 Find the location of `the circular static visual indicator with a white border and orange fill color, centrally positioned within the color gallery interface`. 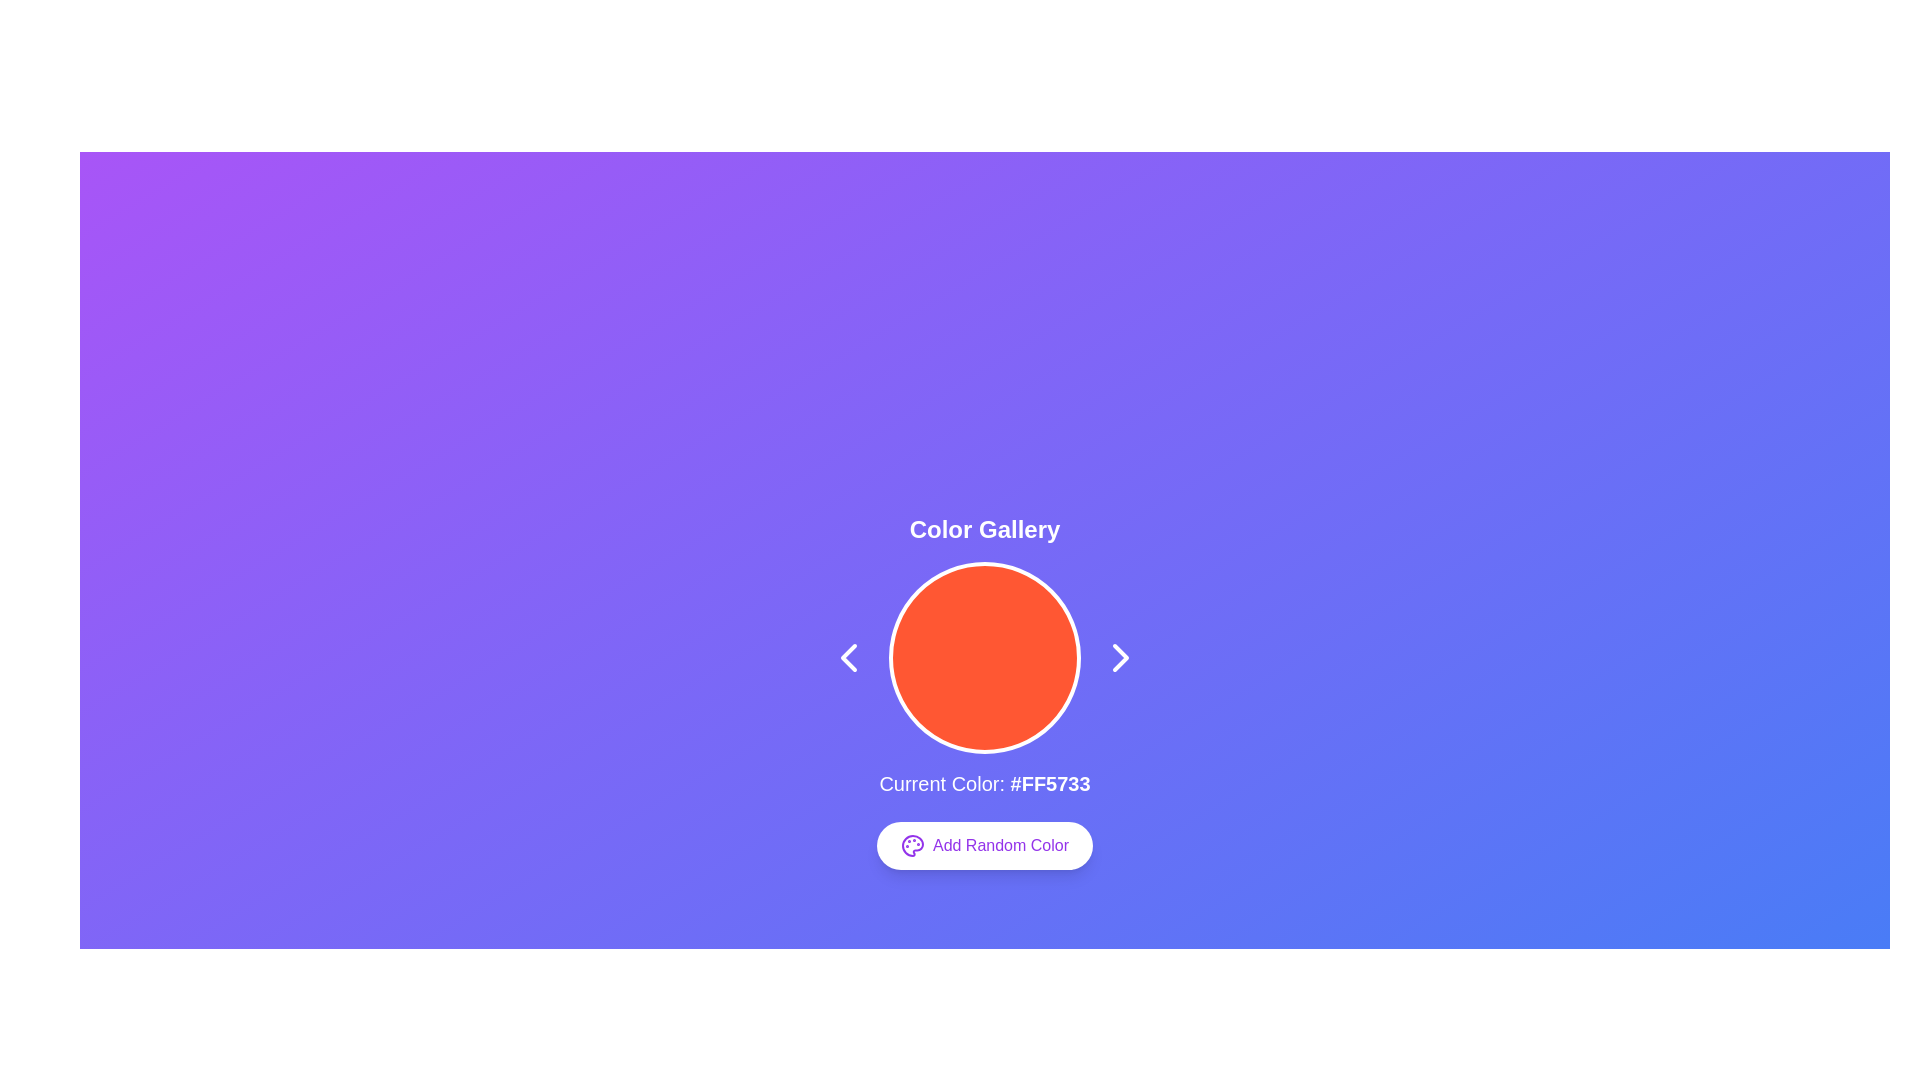

the circular static visual indicator with a white border and orange fill color, centrally positioned within the color gallery interface is located at coordinates (984, 658).